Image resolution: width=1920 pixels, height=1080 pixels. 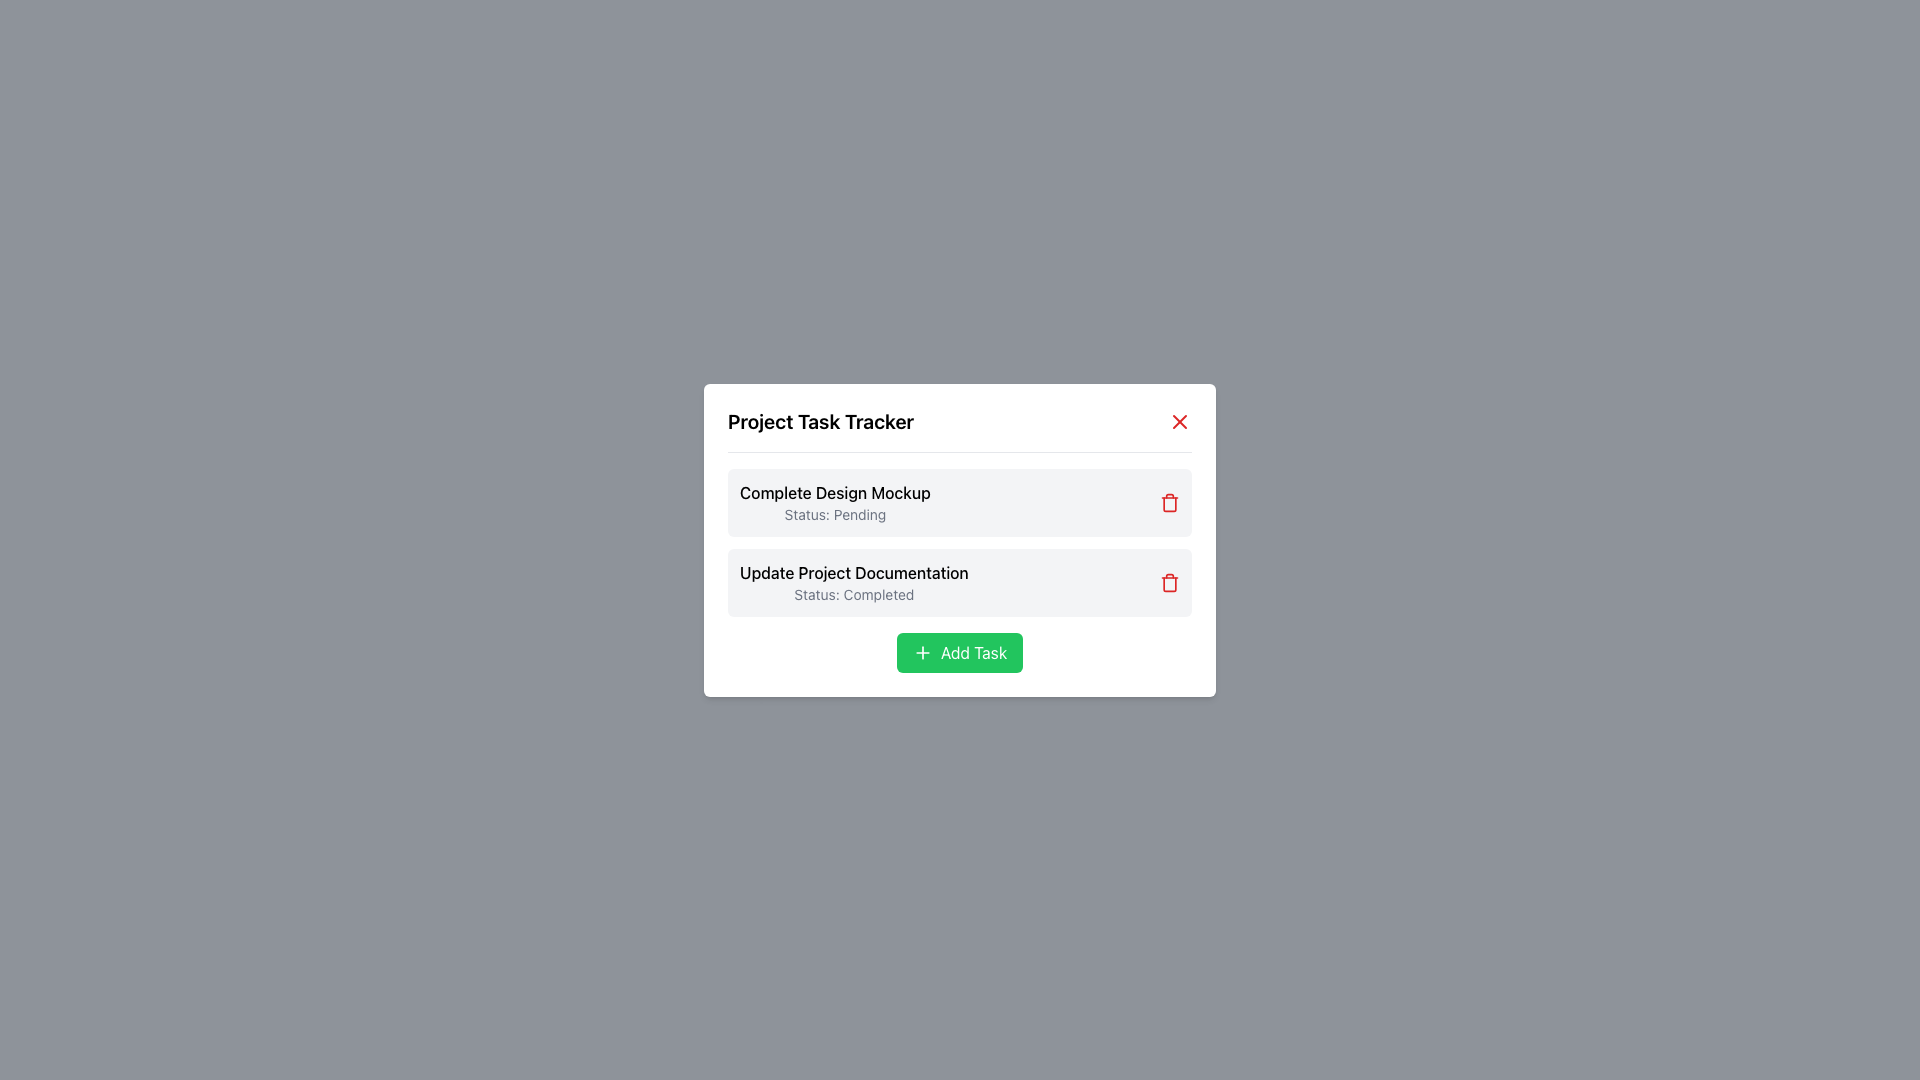 I want to click on the Close button icon located at the top-right corner of the 'Project Task Tracker' modal, so click(x=1180, y=420).